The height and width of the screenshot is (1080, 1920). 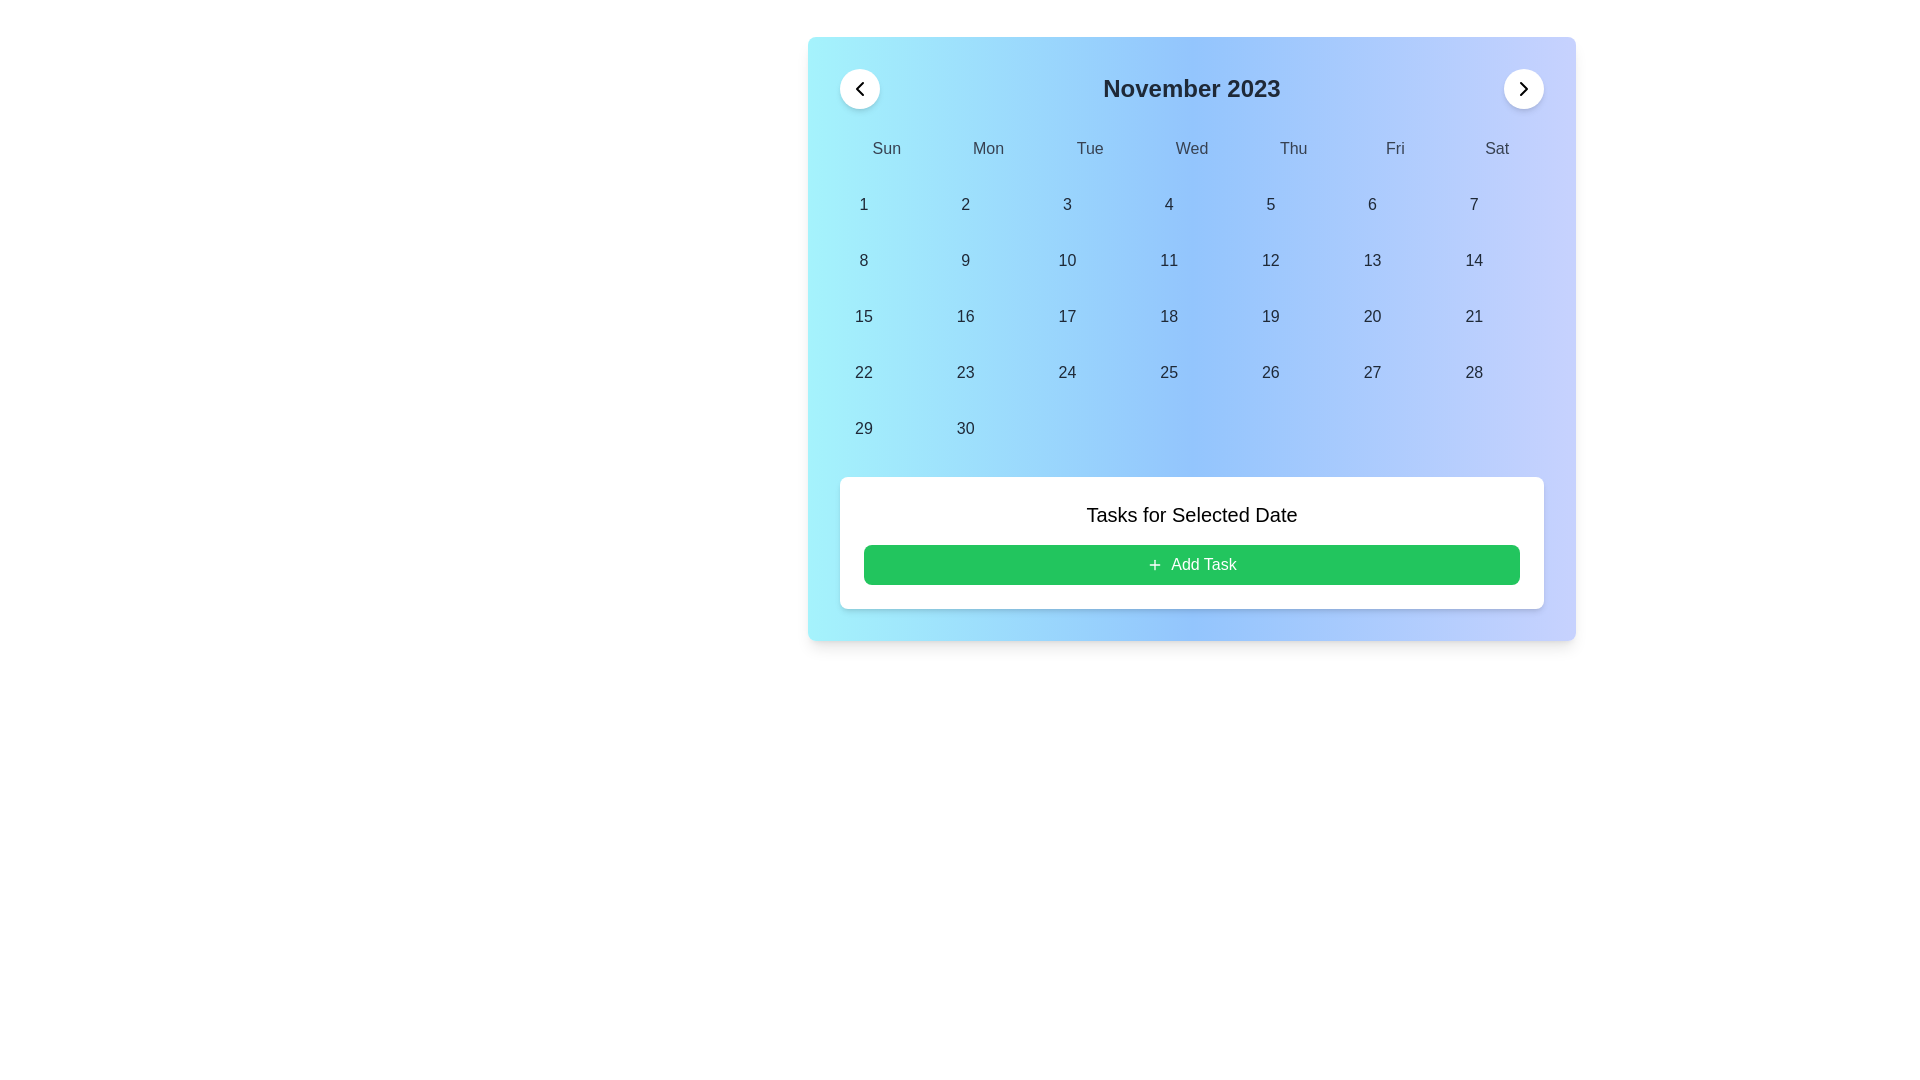 I want to click on the 'next' button icon located at the top-right corner of the calendar interface, so click(x=1522, y=87).